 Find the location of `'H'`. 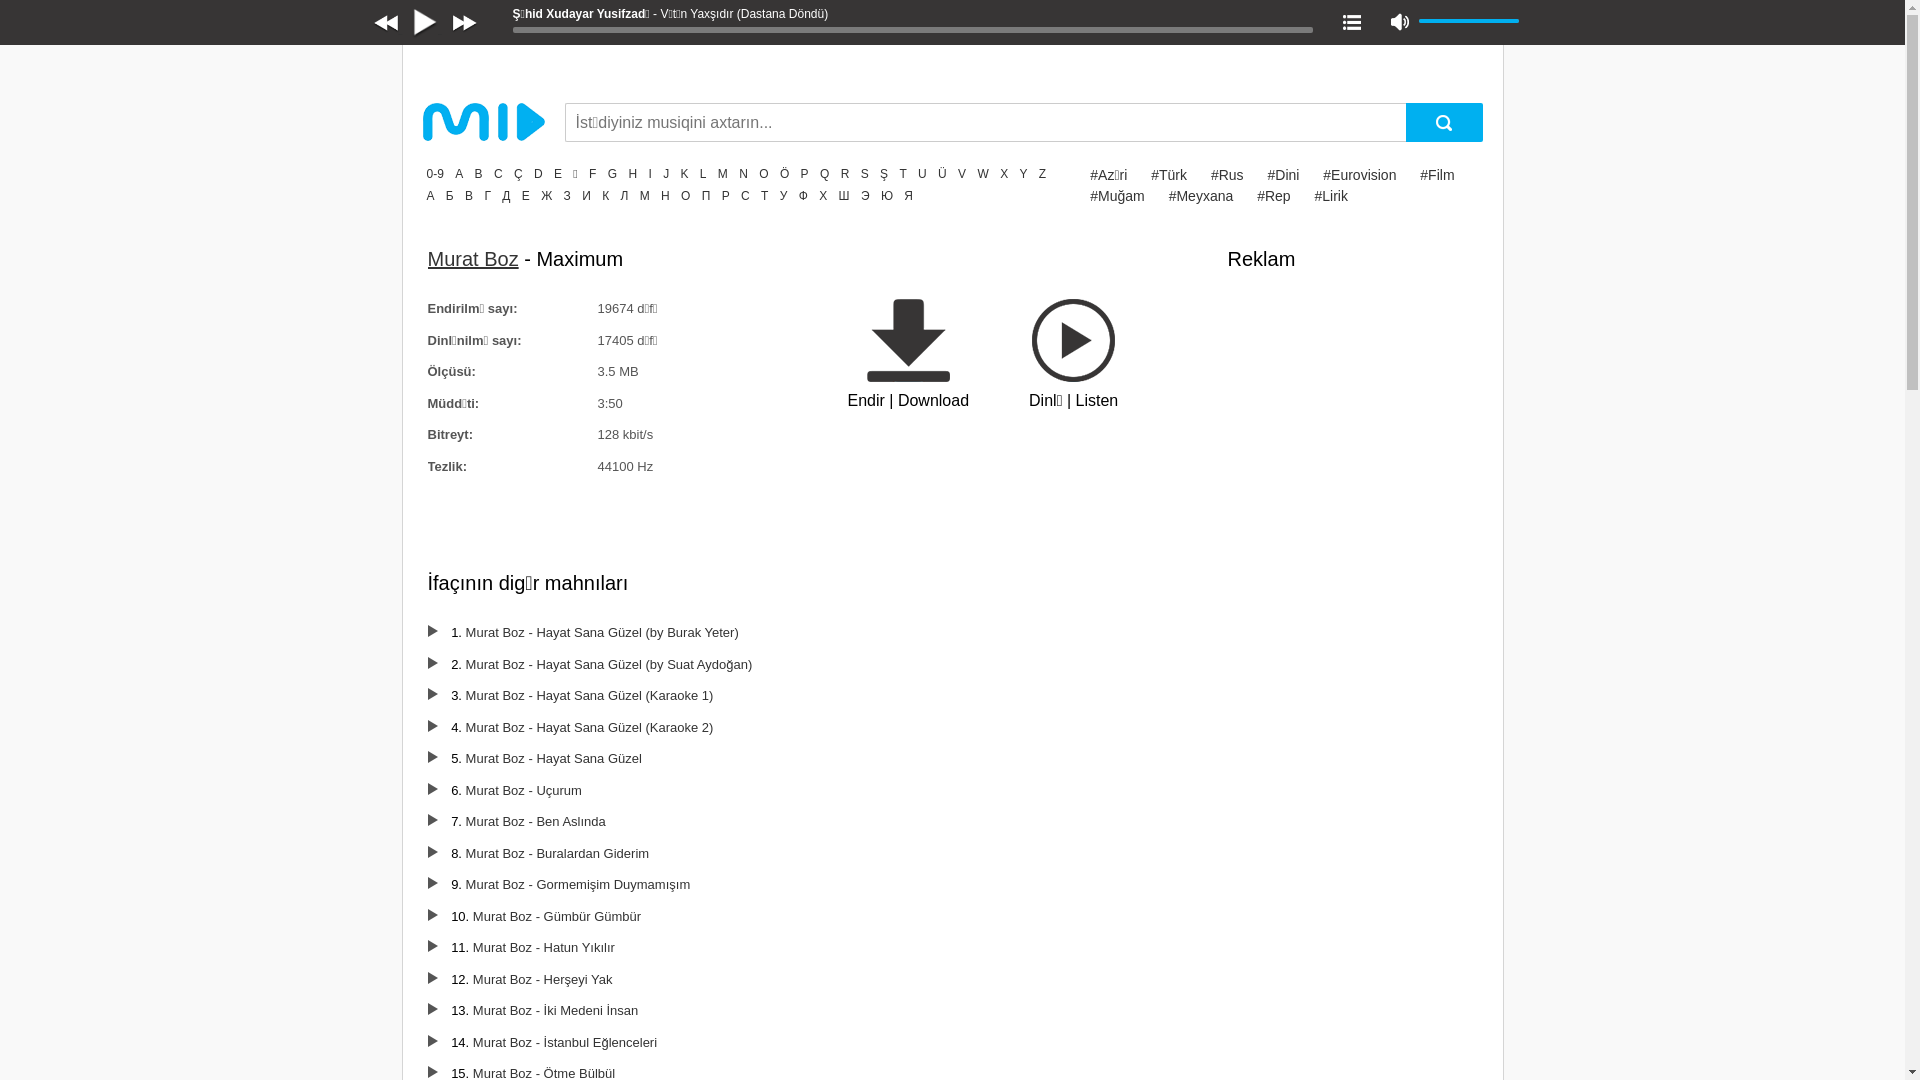

'H' is located at coordinates (627, 172).